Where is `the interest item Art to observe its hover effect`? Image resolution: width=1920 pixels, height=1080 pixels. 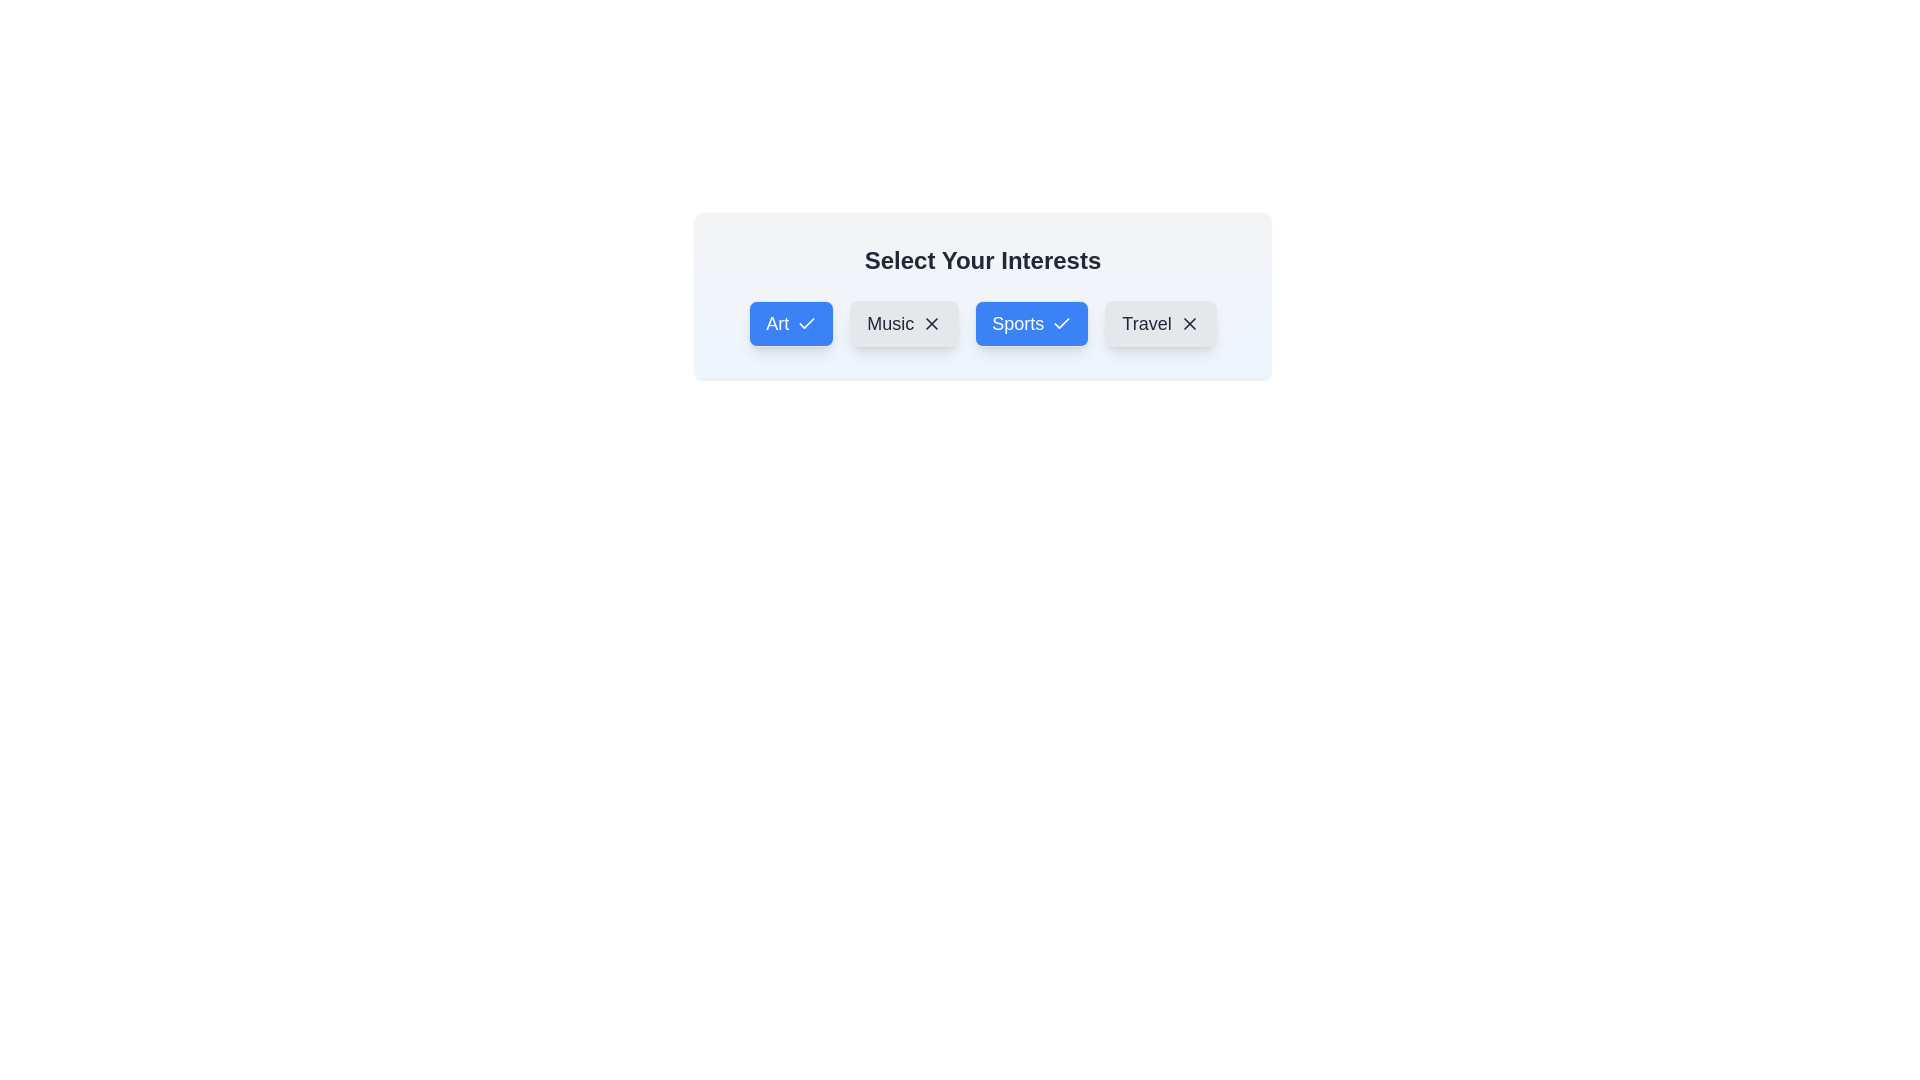
the interest item Art to observe its hover effect is located at coordinates (790, 323).